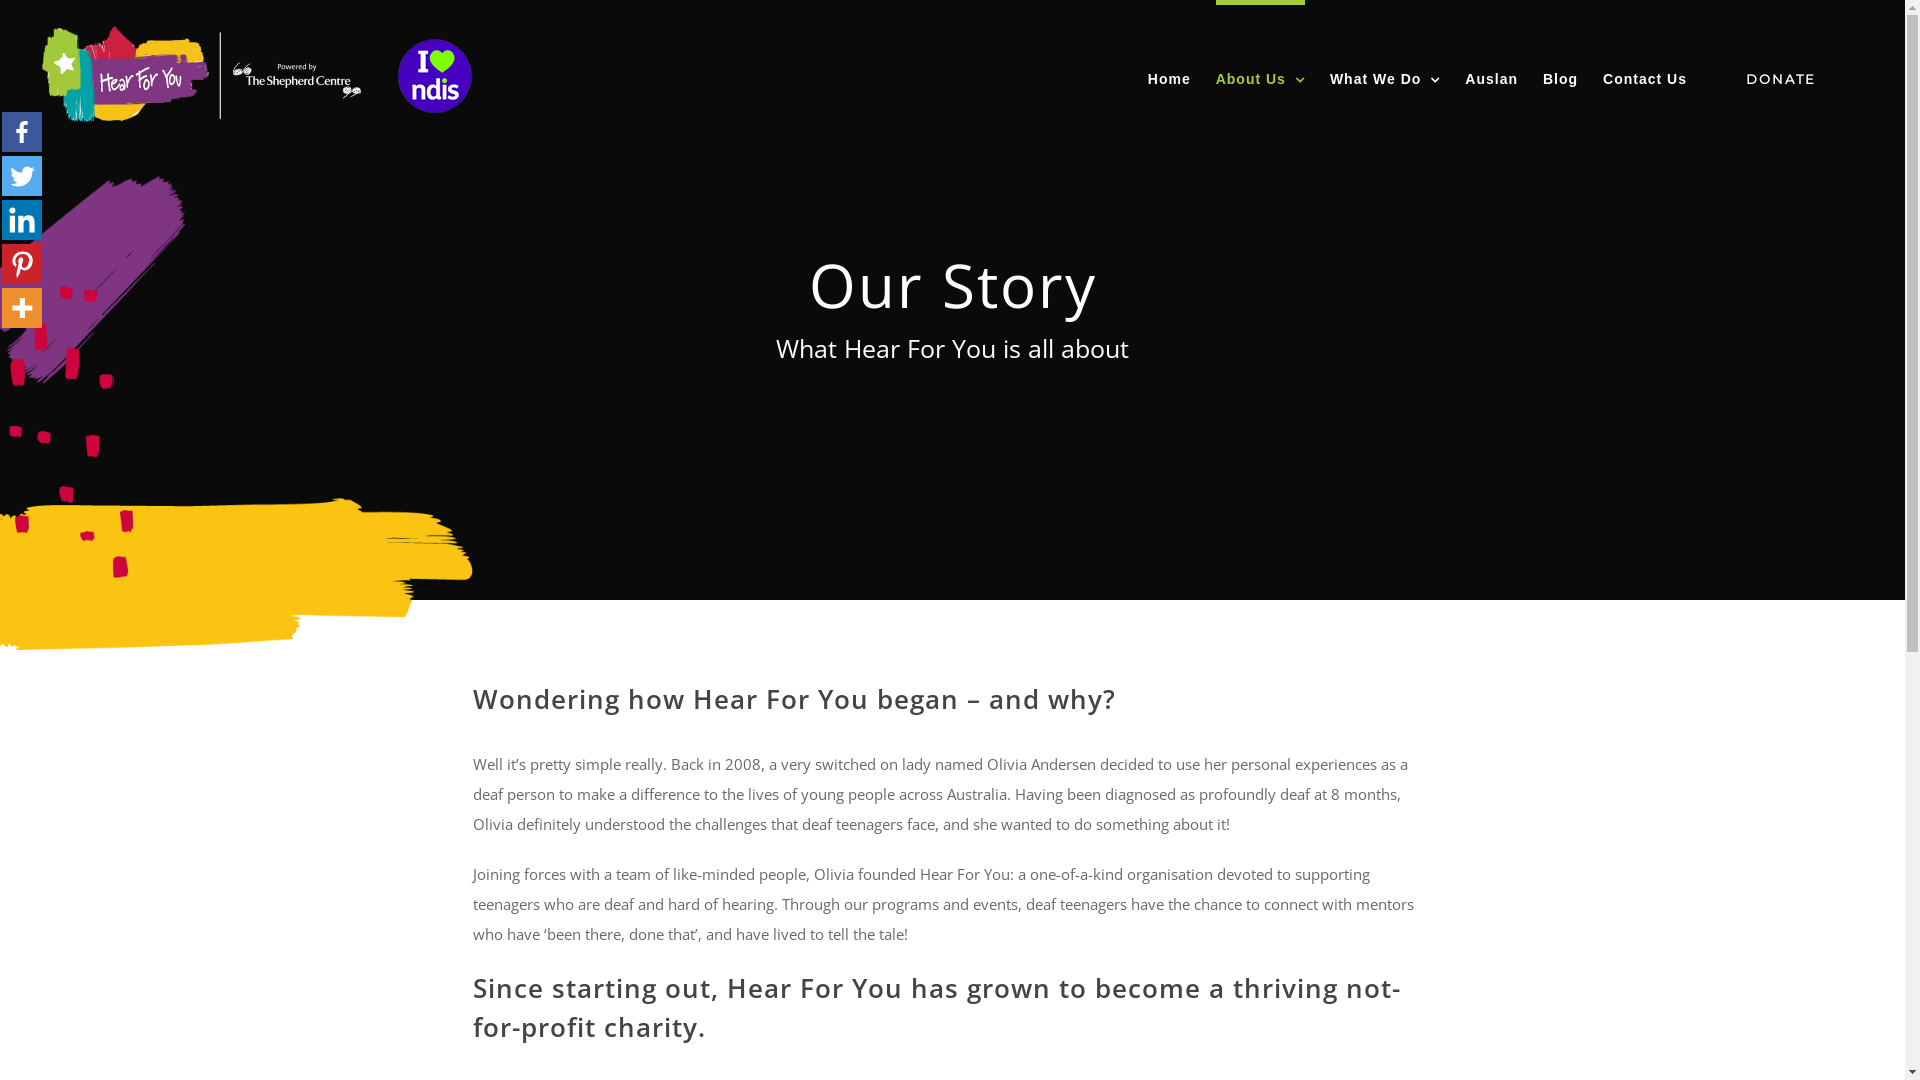  Describe the element at coordinates (22, 262) in the screenshot. I see `'Pinterest'` at that location.